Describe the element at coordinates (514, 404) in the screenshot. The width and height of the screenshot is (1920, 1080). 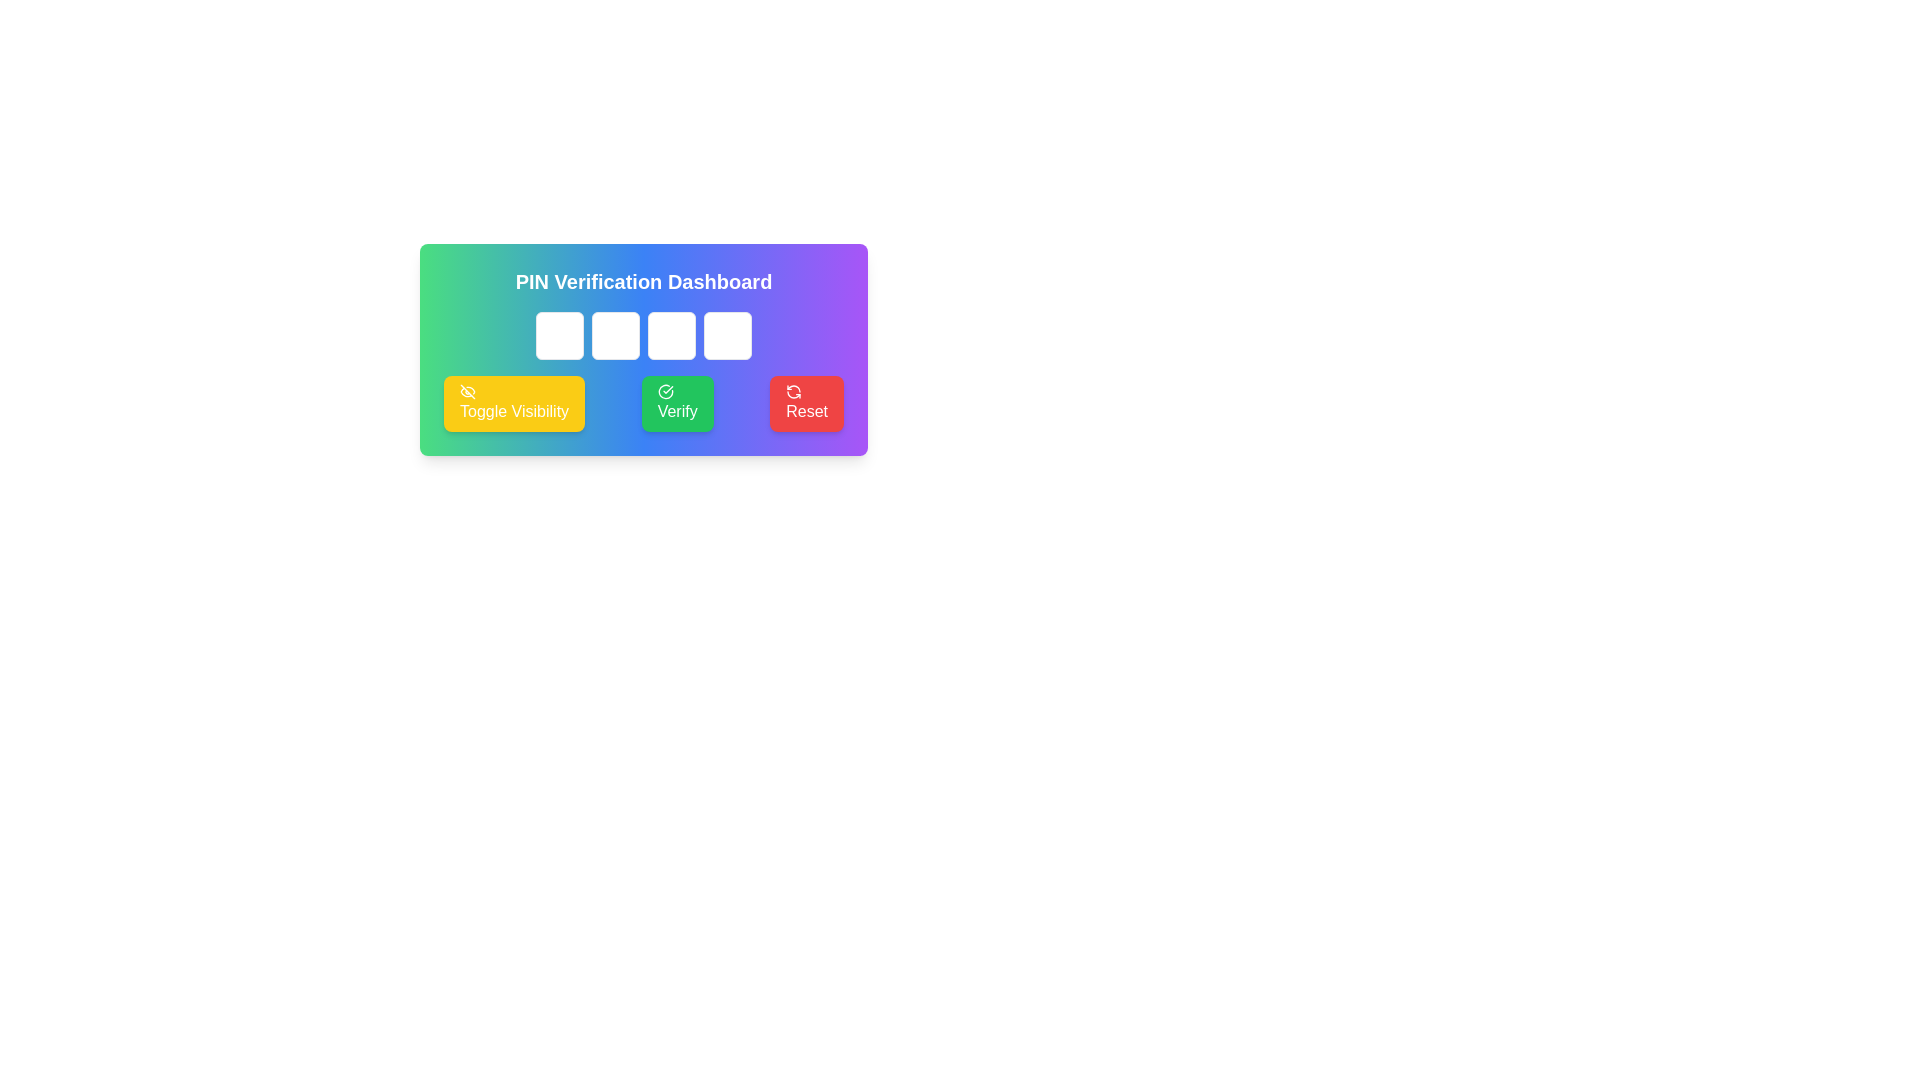
I see `the yellow rectangular button labeled 'Toggle Visibility' to observe its hover effect` at that location.